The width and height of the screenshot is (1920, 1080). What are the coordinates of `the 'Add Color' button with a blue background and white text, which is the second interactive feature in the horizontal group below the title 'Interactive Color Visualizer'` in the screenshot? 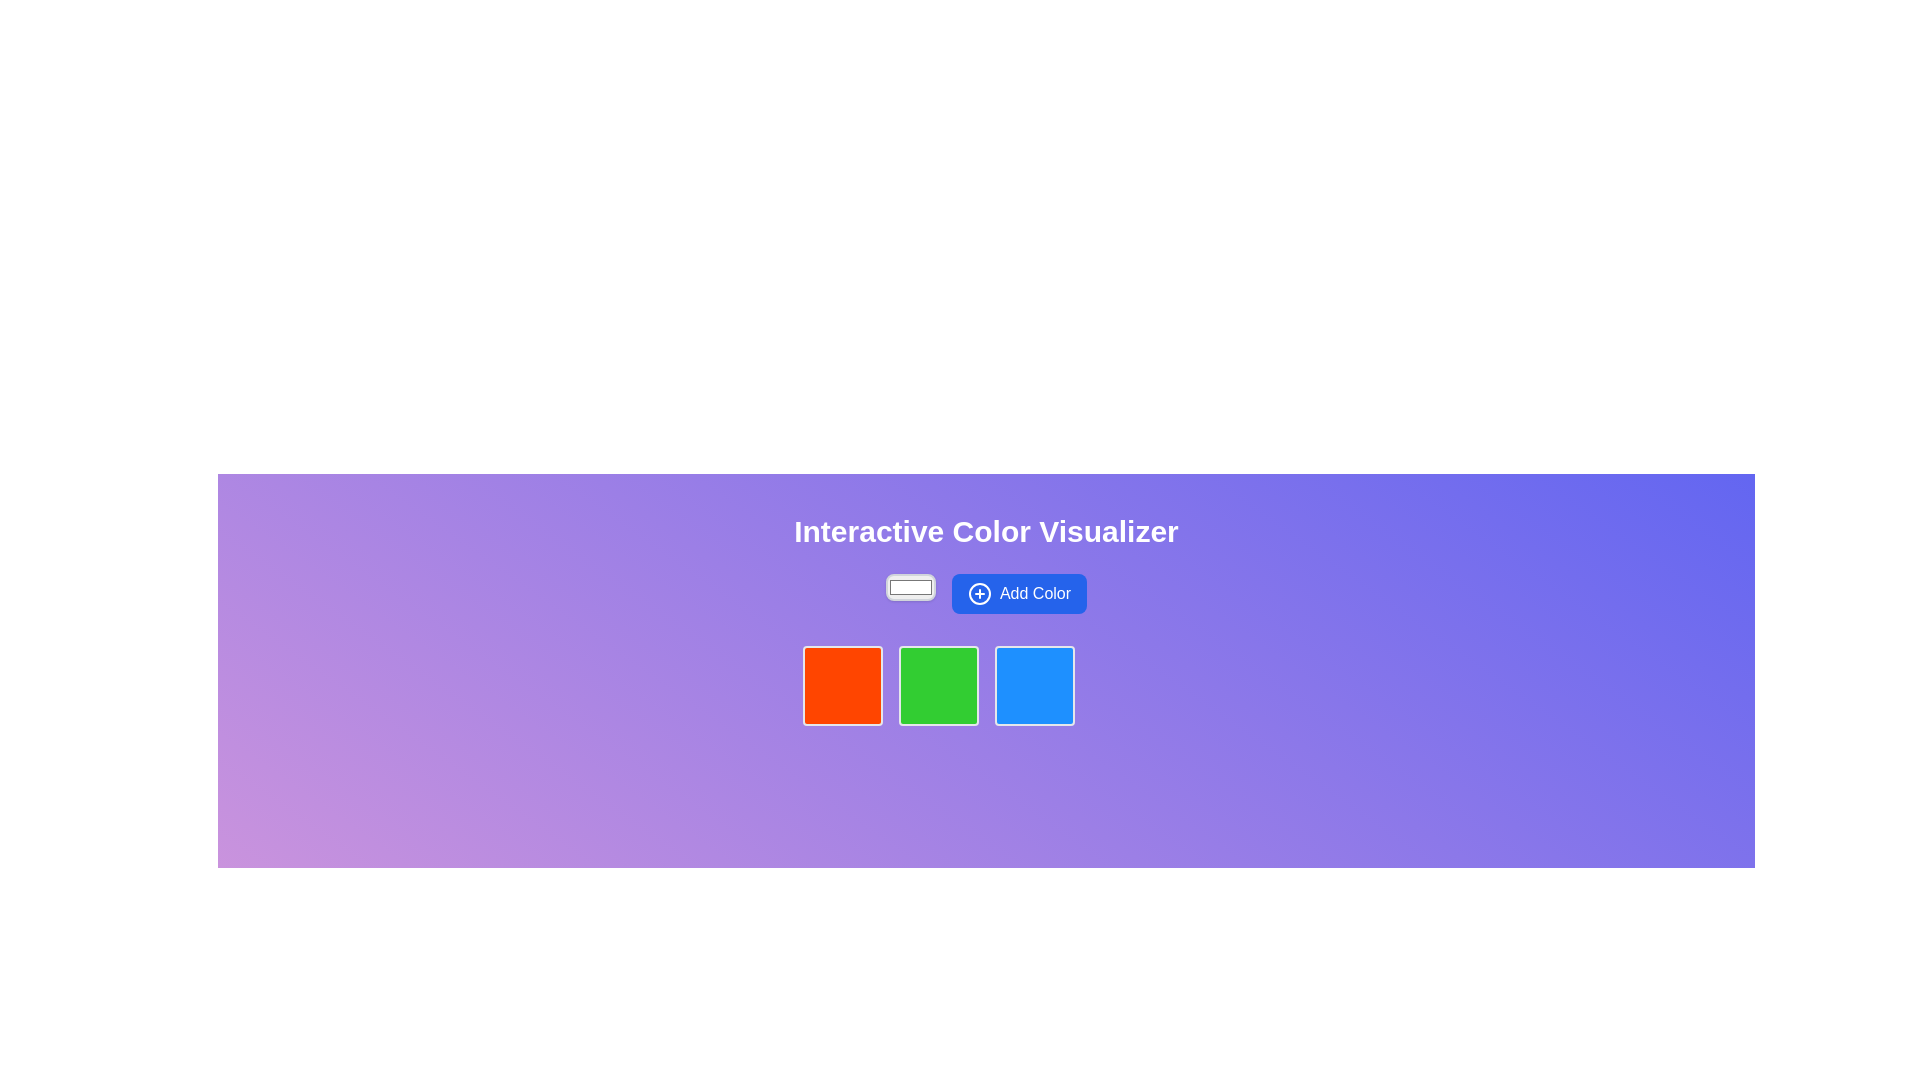 It's located at (986, 593).